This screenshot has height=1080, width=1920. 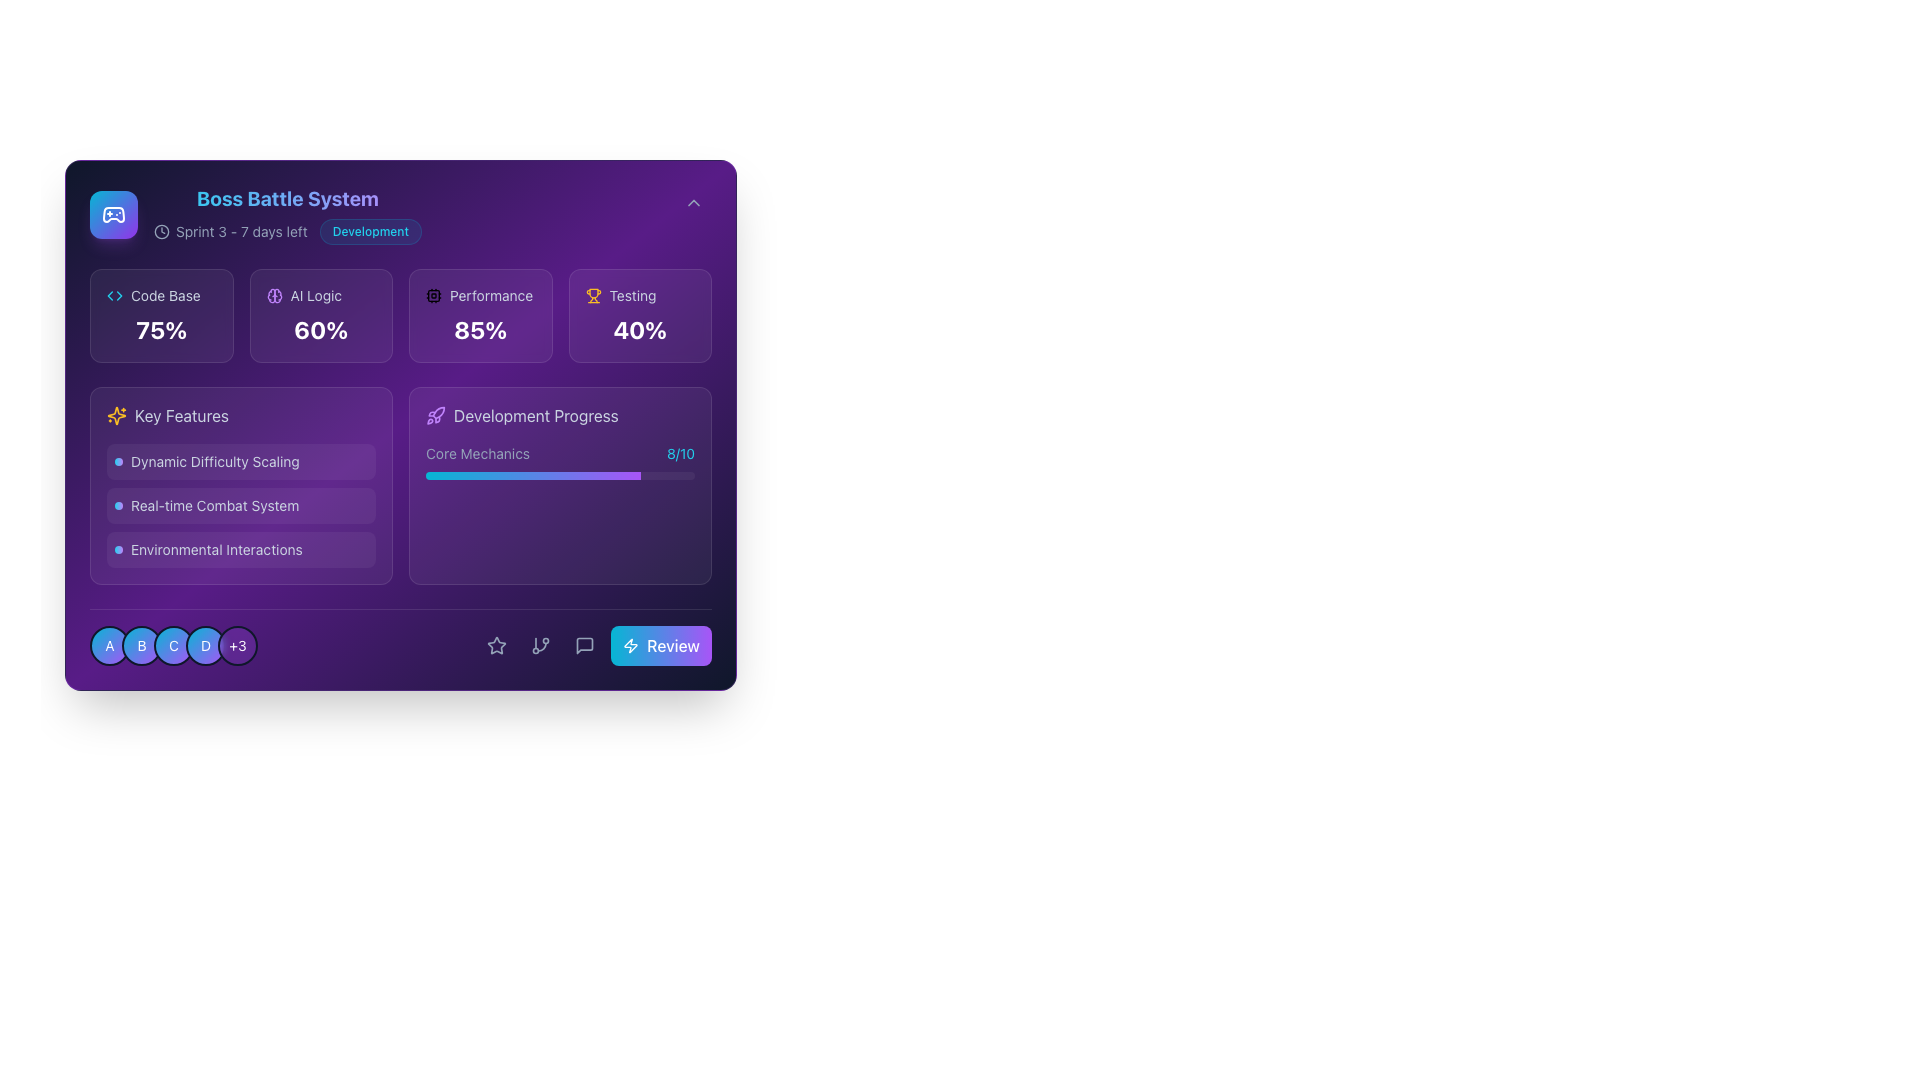 What do you see at coordinates (560, 454) in the screenshot?
I see `the Rating and description component that displays 'Core Mechanics' in light slate color and a score of '8/10' in cyan, located in the 'Development Progress' section` at bounding box center [560, 454].